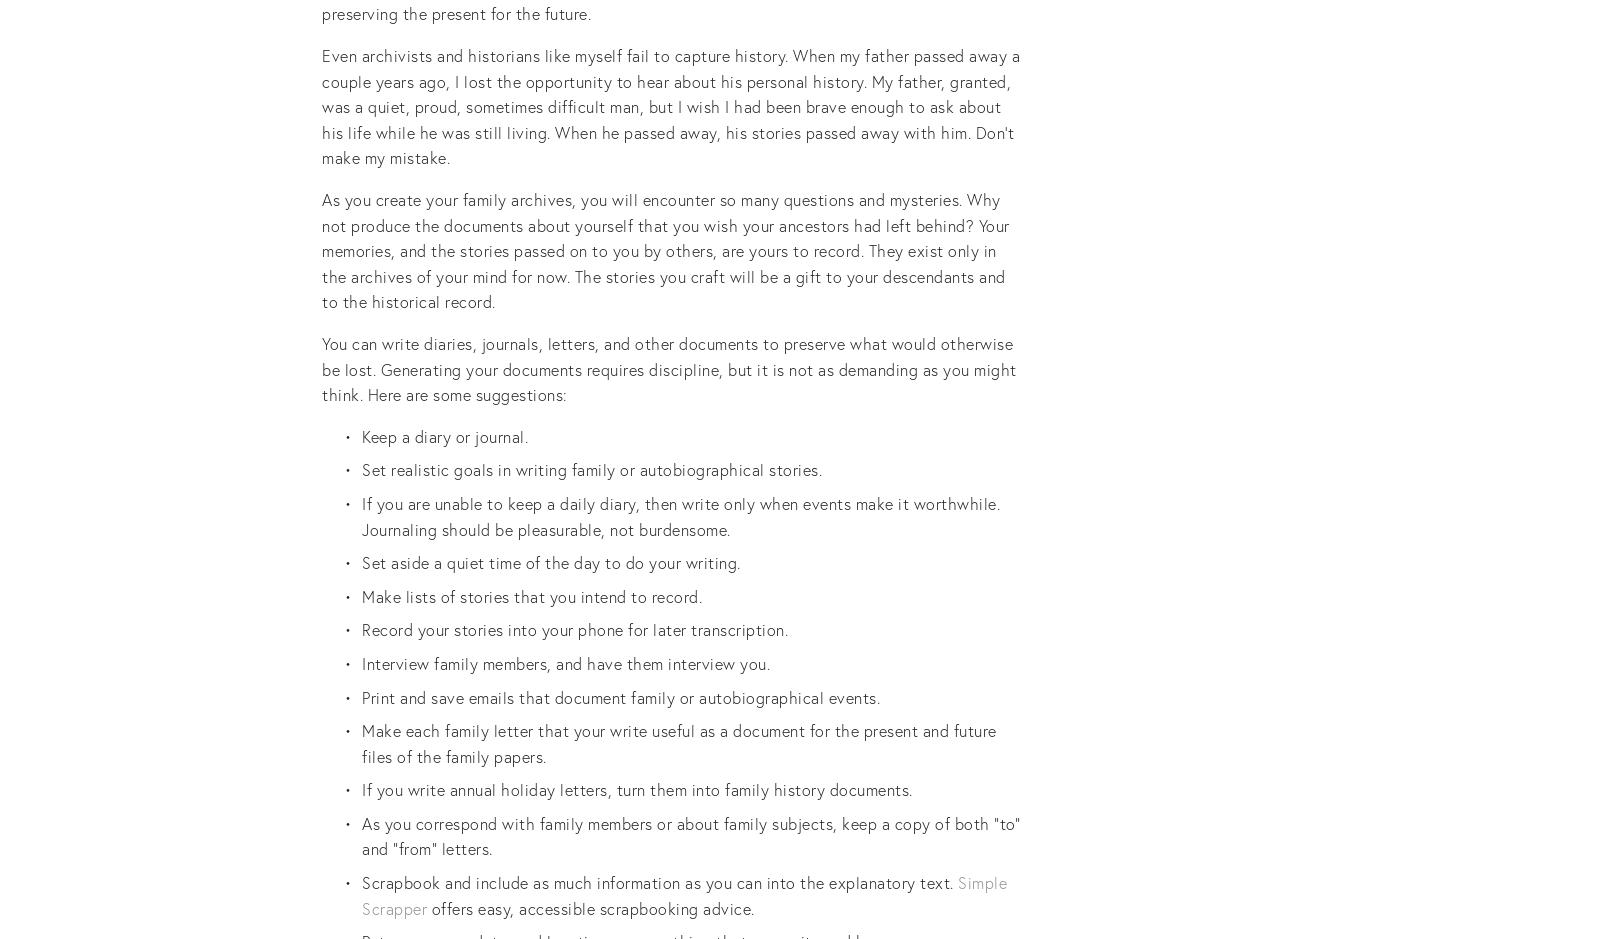 This screenshot has width=1600, height=939. Describe the element at coordinates (565, 662) in the screenshot. I see `'Interview family members, and have them interview you.'` at that location.